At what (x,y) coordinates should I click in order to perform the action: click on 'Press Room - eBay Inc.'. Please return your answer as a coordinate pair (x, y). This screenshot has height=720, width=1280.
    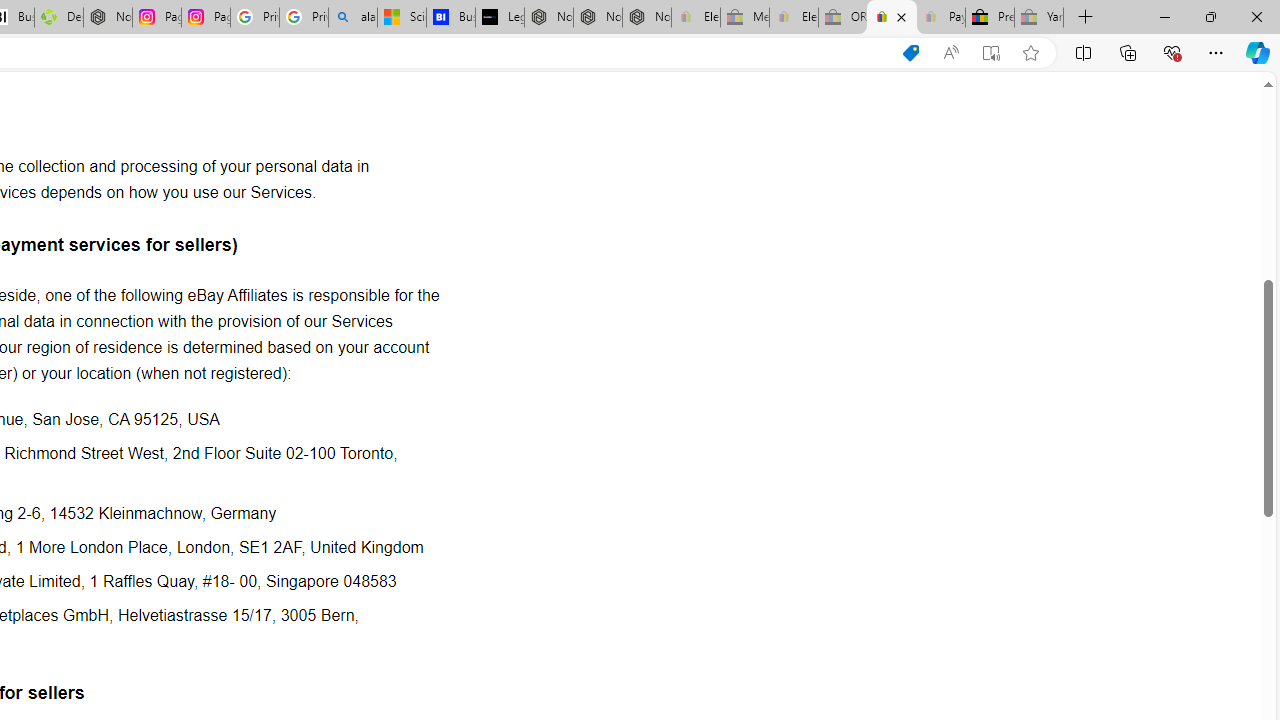
    Looking at the image, I should click on (990, 17).